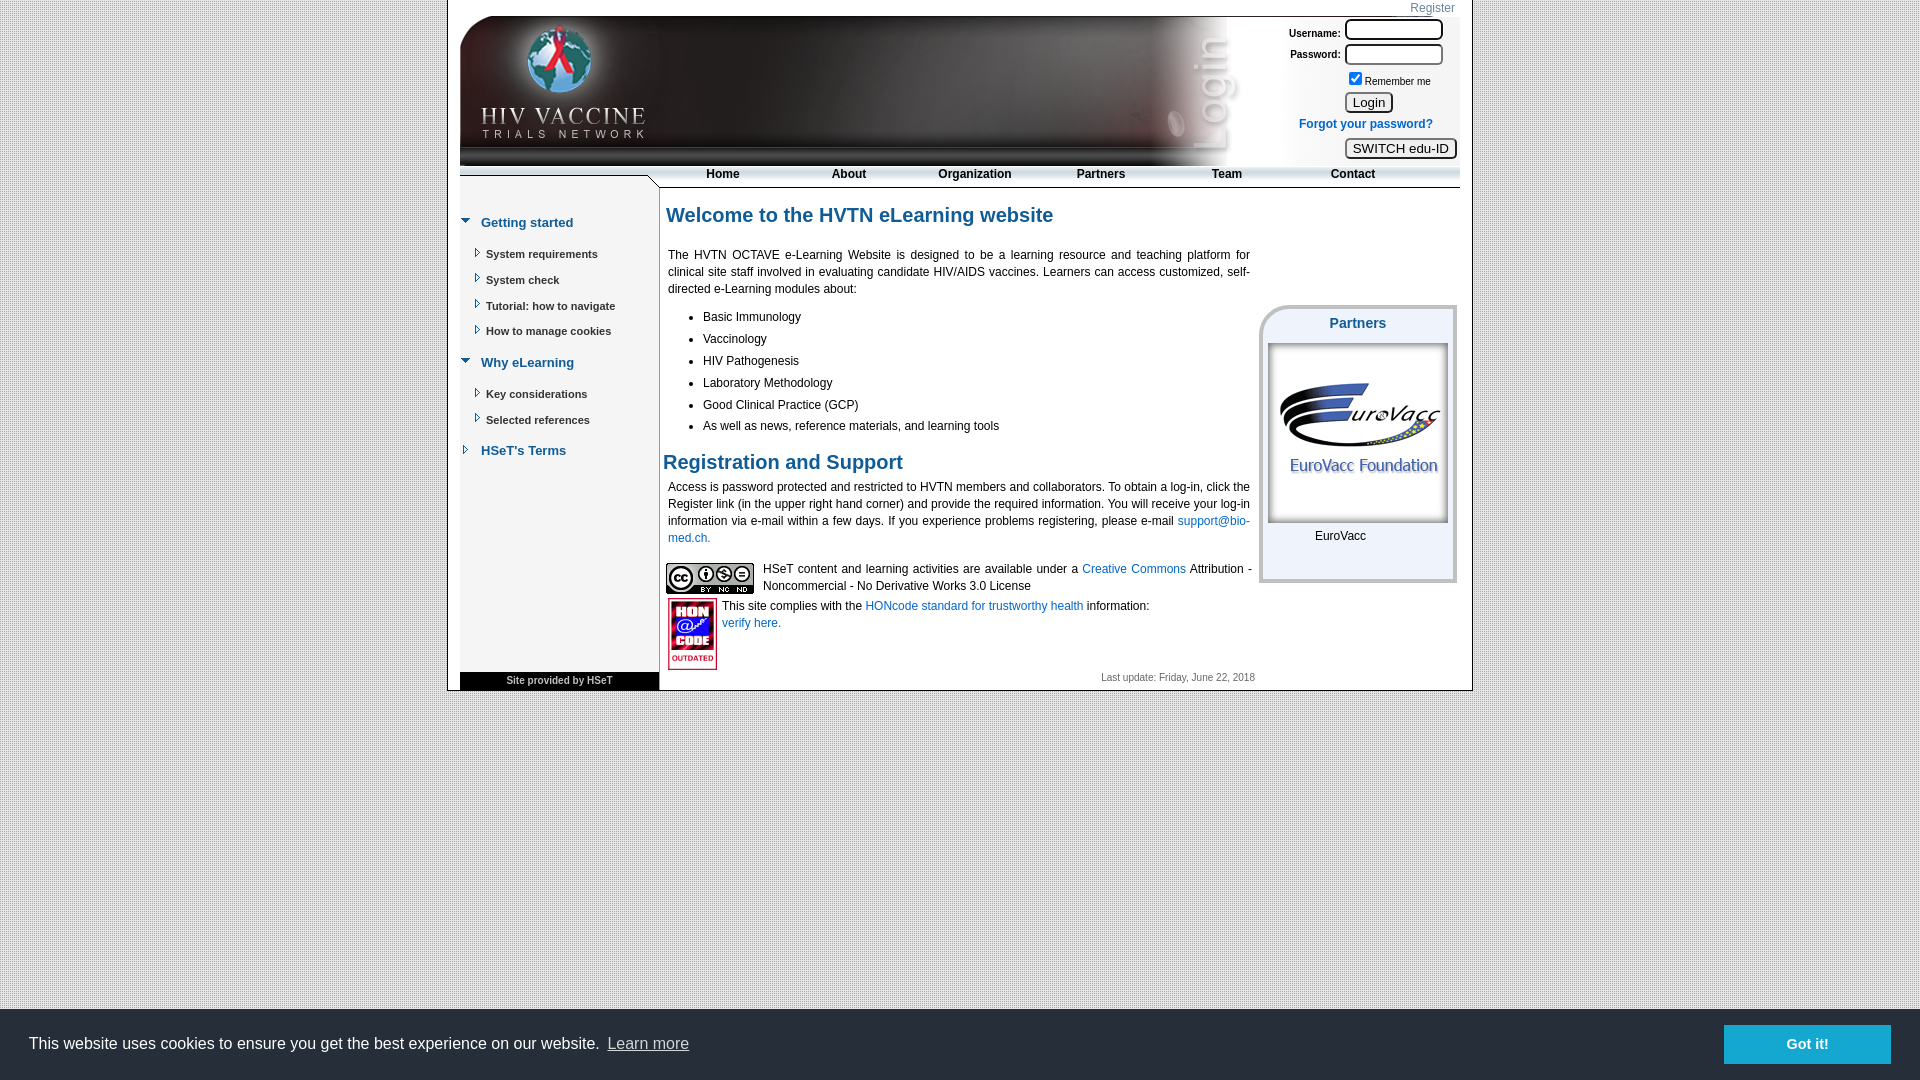 The height and width of the screenshot is (1080, 1920). What do you see at coordinates (1400, 147) in the screenshot?
I see `'SWITCH edu-ID'` at bounding box center [1400, 147].